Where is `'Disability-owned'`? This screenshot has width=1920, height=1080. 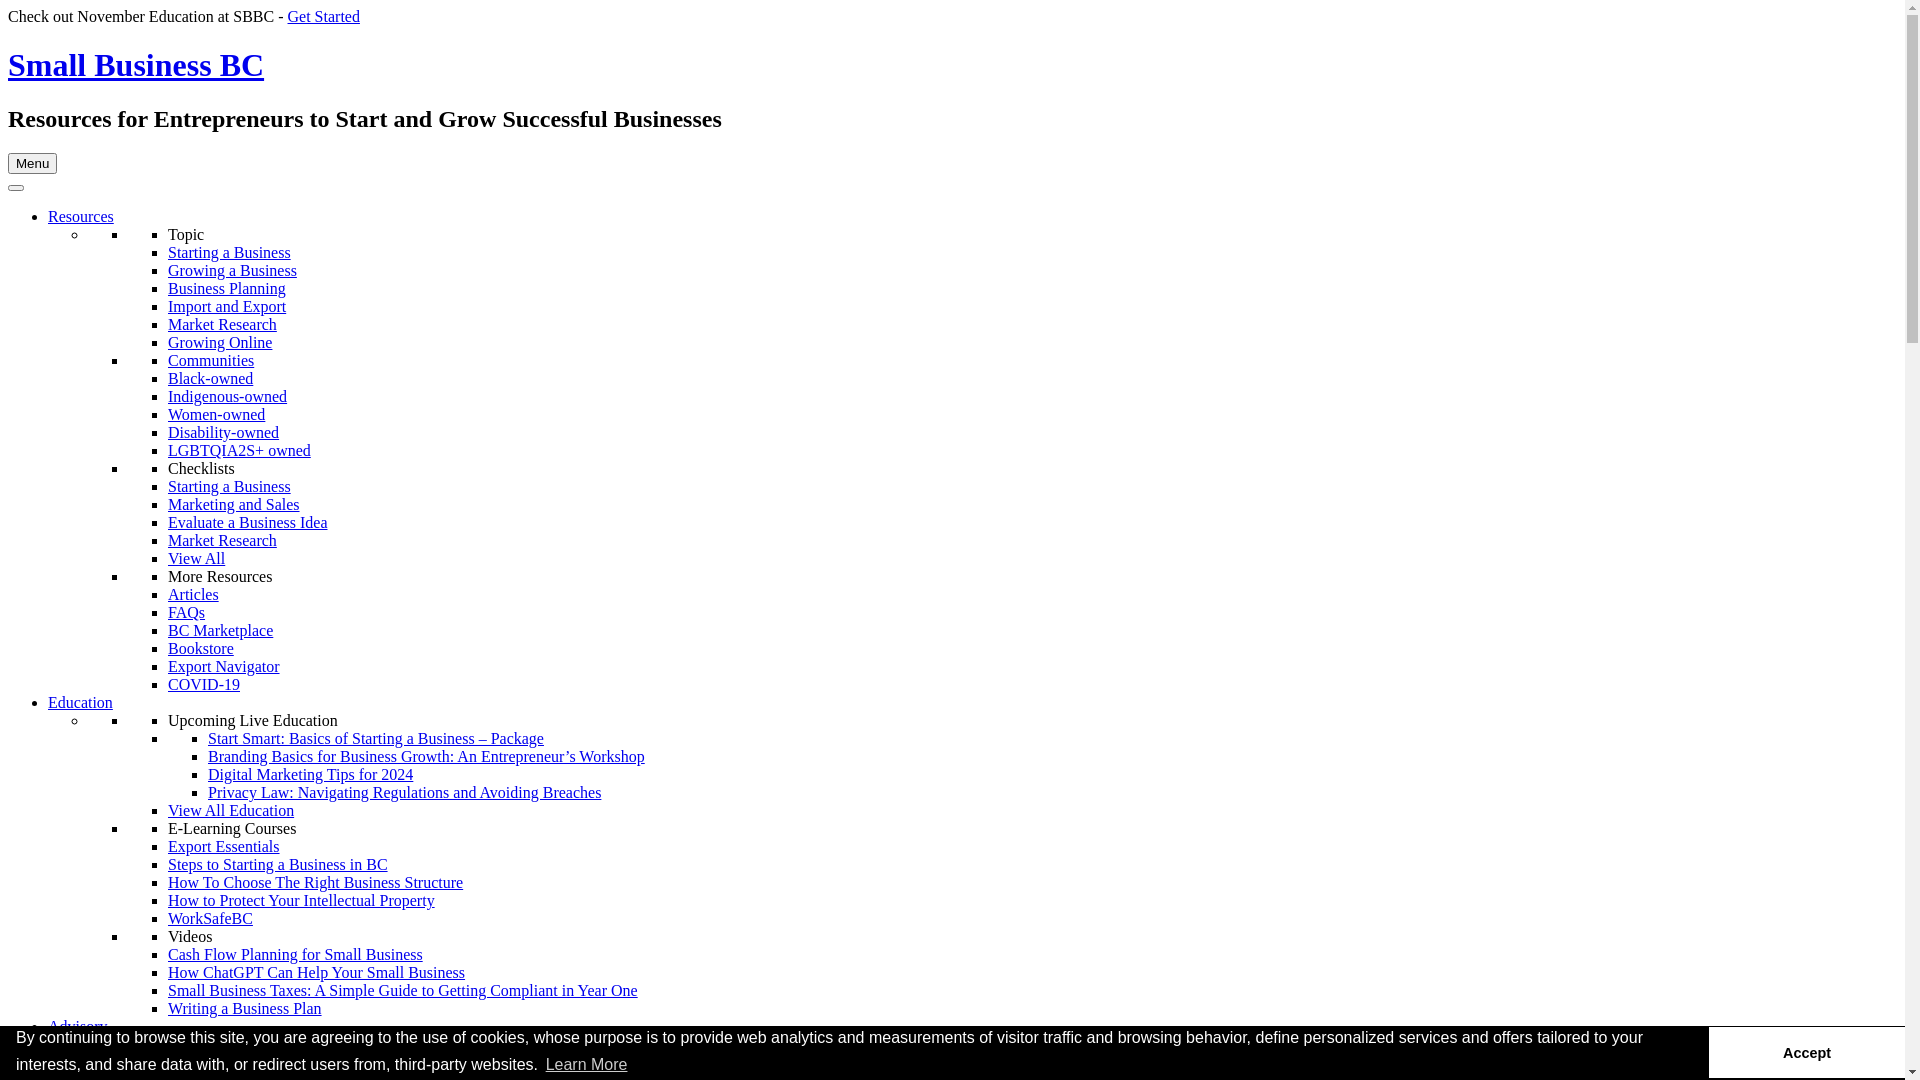 'Disability-owned' is located at coordinates (223, 431).